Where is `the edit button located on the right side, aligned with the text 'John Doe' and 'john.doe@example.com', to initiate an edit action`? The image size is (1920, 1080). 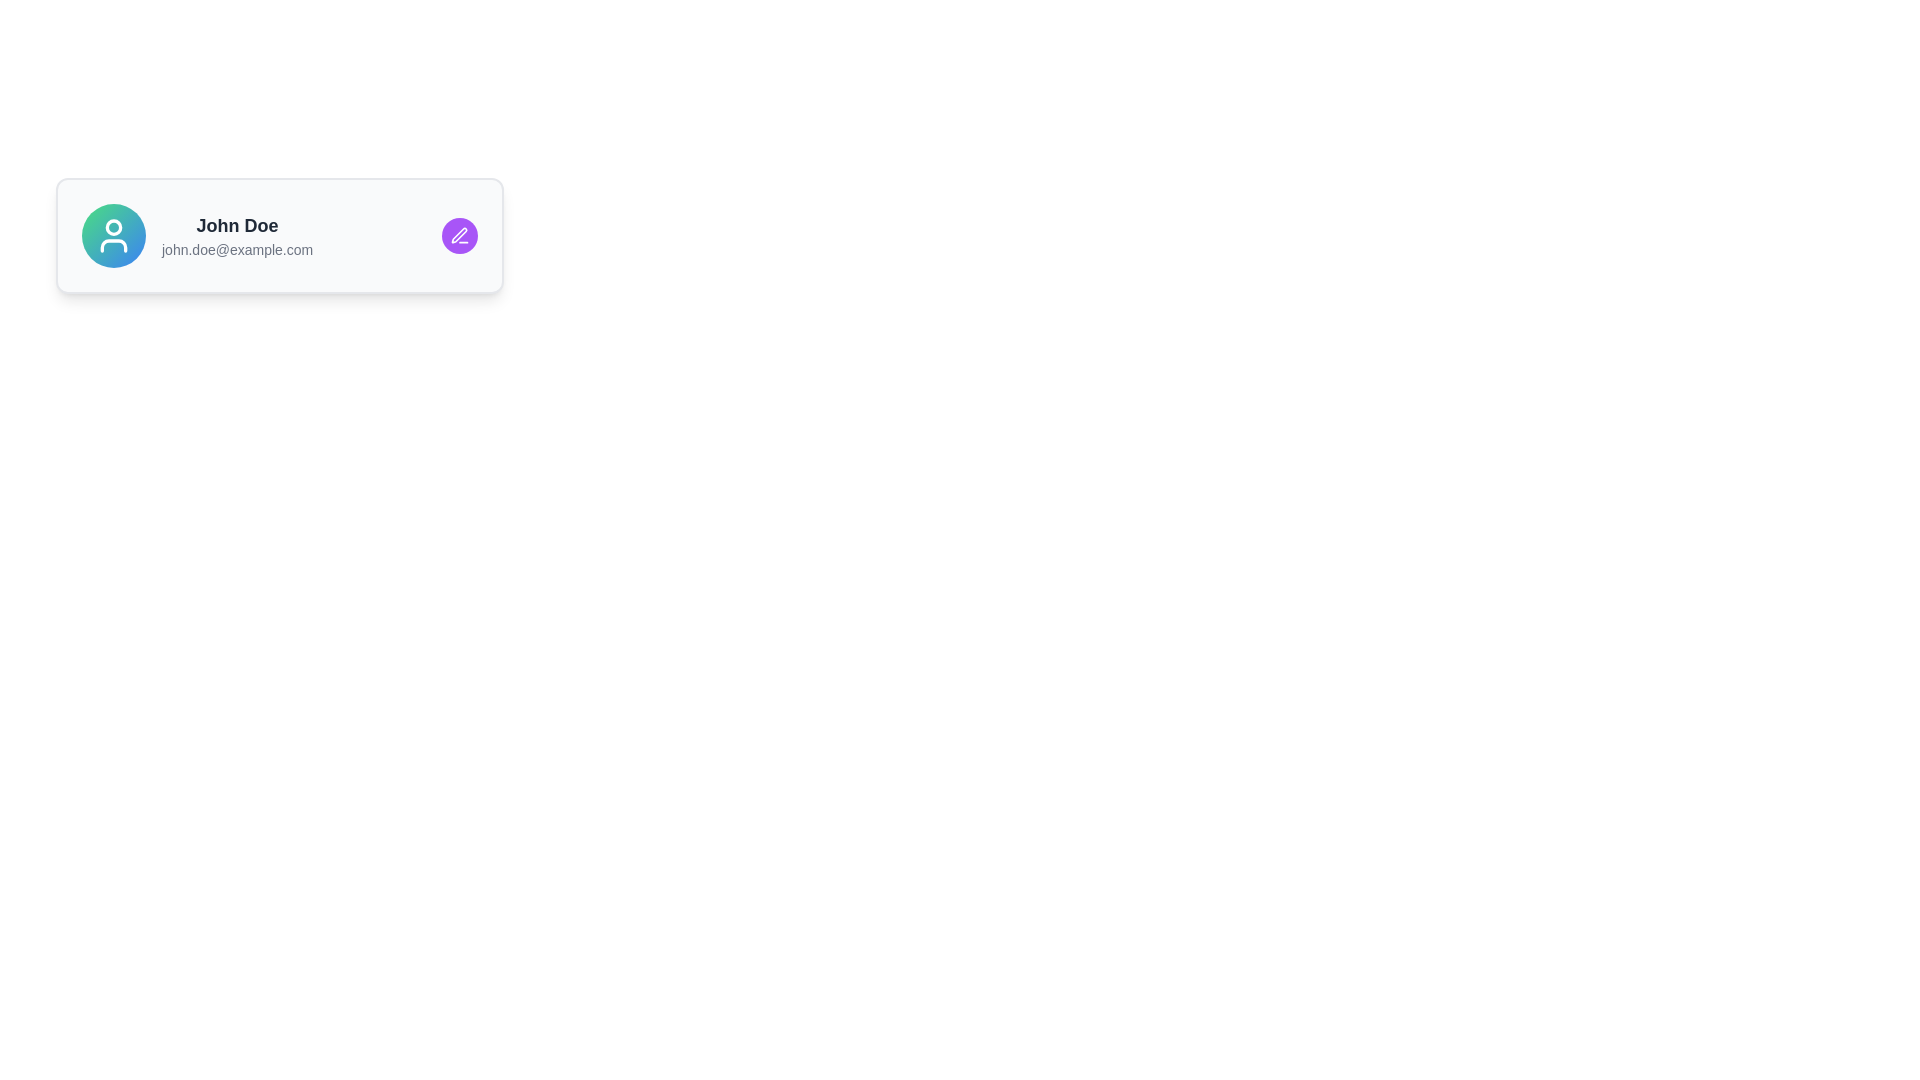
the edit button located on the right side, aligned with the text 'John Doe' and 'john.doe@example.com', to initiate an edit action is located at coordinates (459, 234).